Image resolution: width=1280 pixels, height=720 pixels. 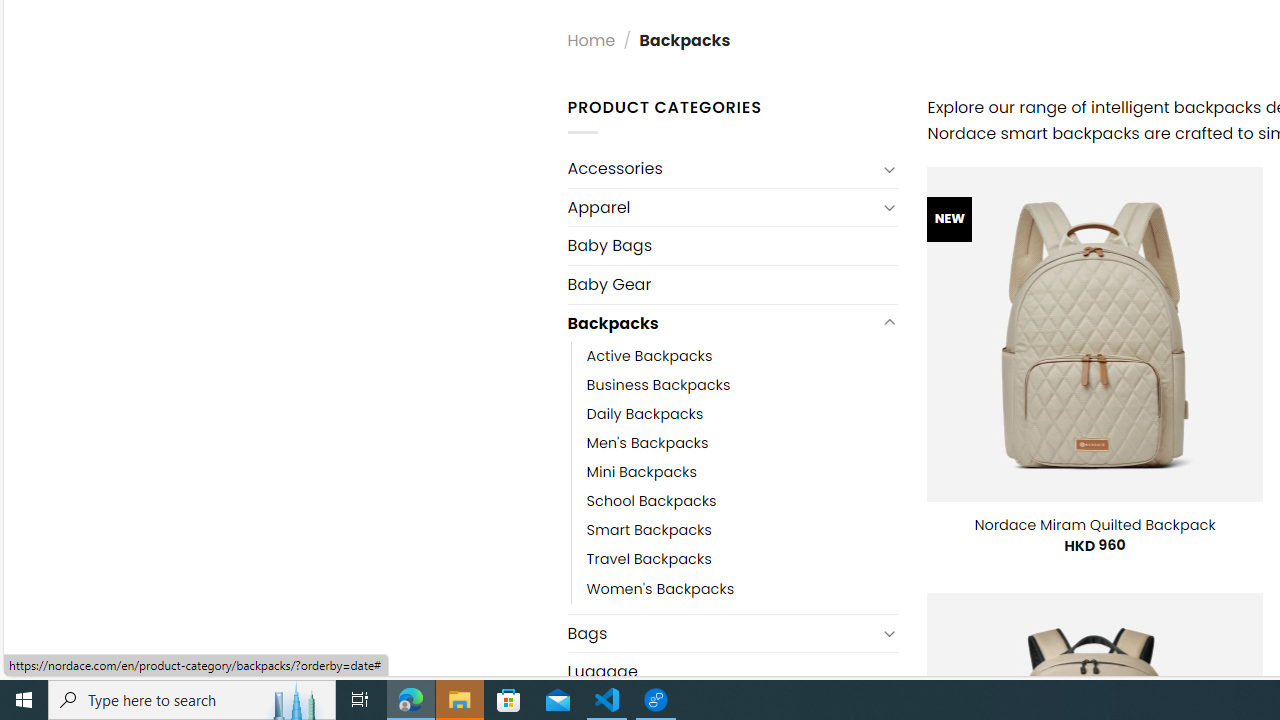 What do you see at coordinates (720, 322) in the screenshot?
I see `'Backpacks'` at bounding box center [720, 322].